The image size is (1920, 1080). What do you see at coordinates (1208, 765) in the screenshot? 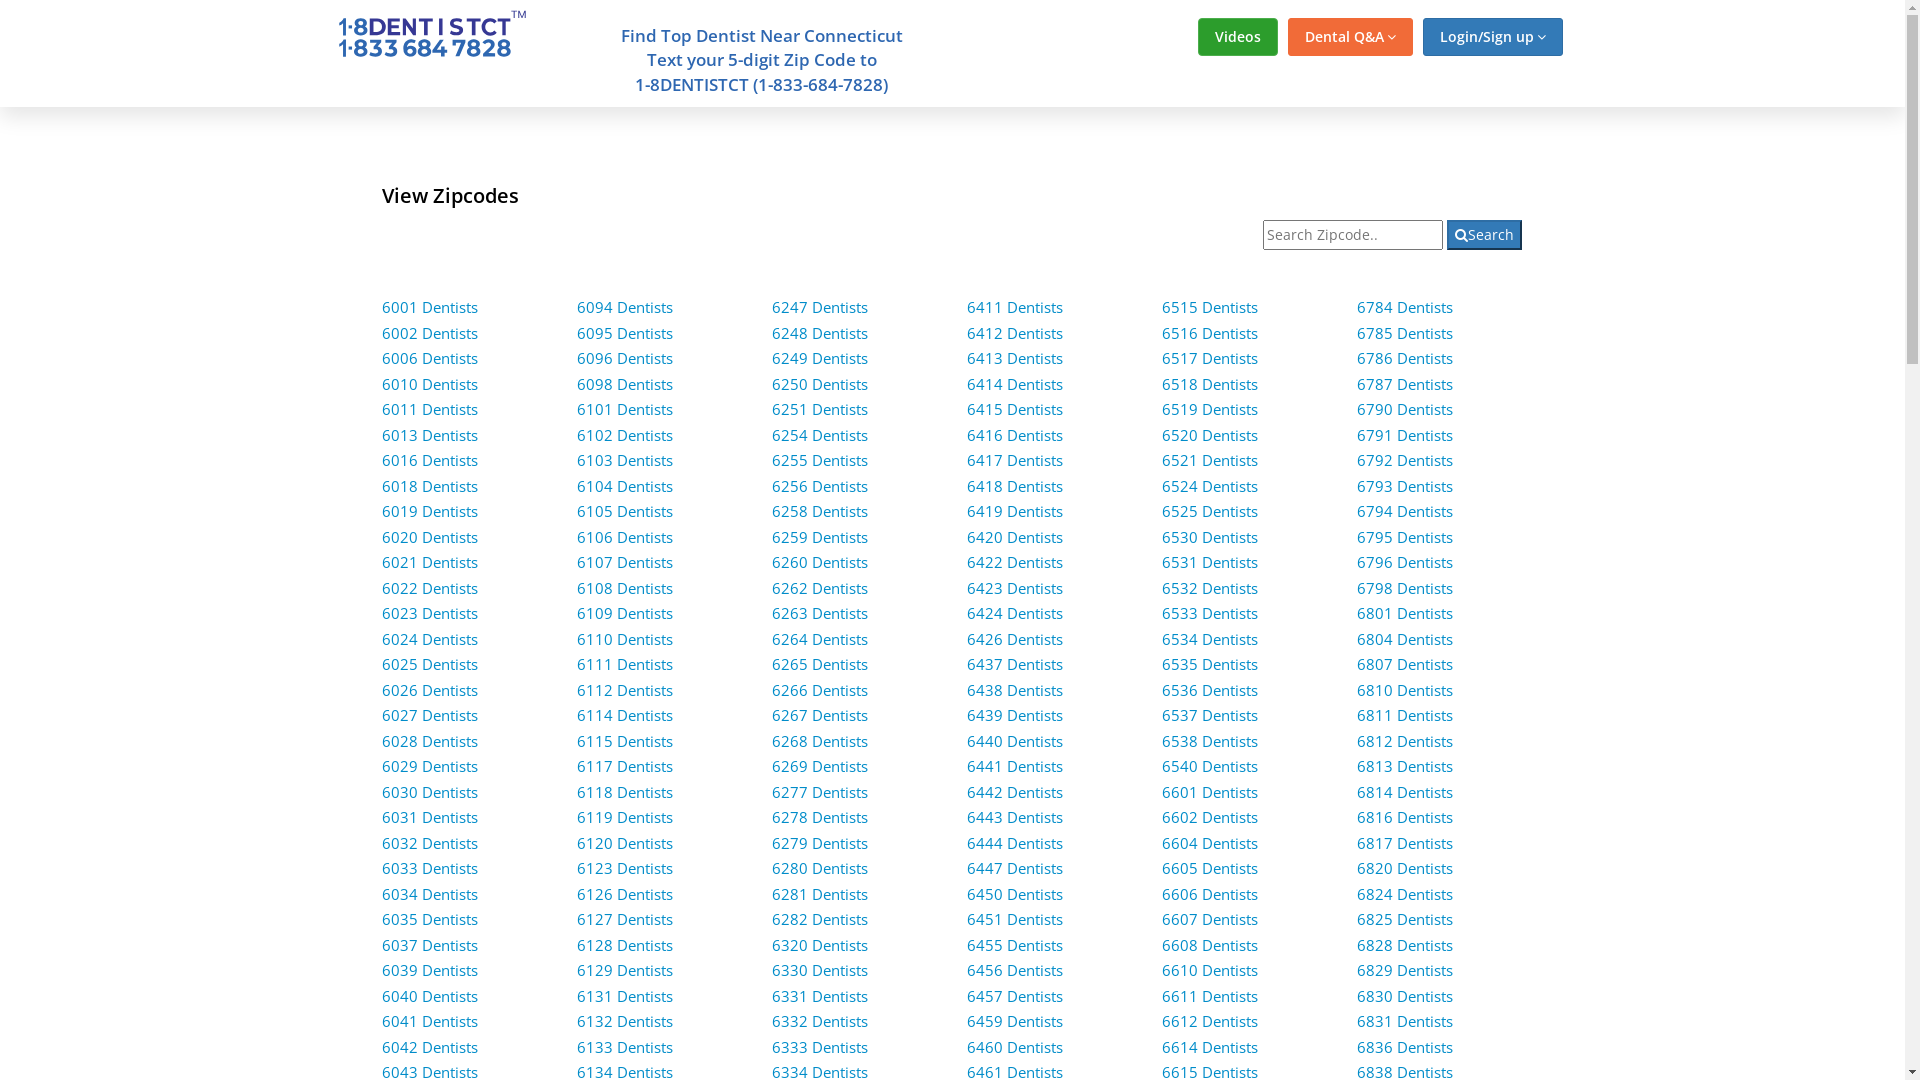
I see `'6540 Dentists'` at bounding box center [1208, 765].